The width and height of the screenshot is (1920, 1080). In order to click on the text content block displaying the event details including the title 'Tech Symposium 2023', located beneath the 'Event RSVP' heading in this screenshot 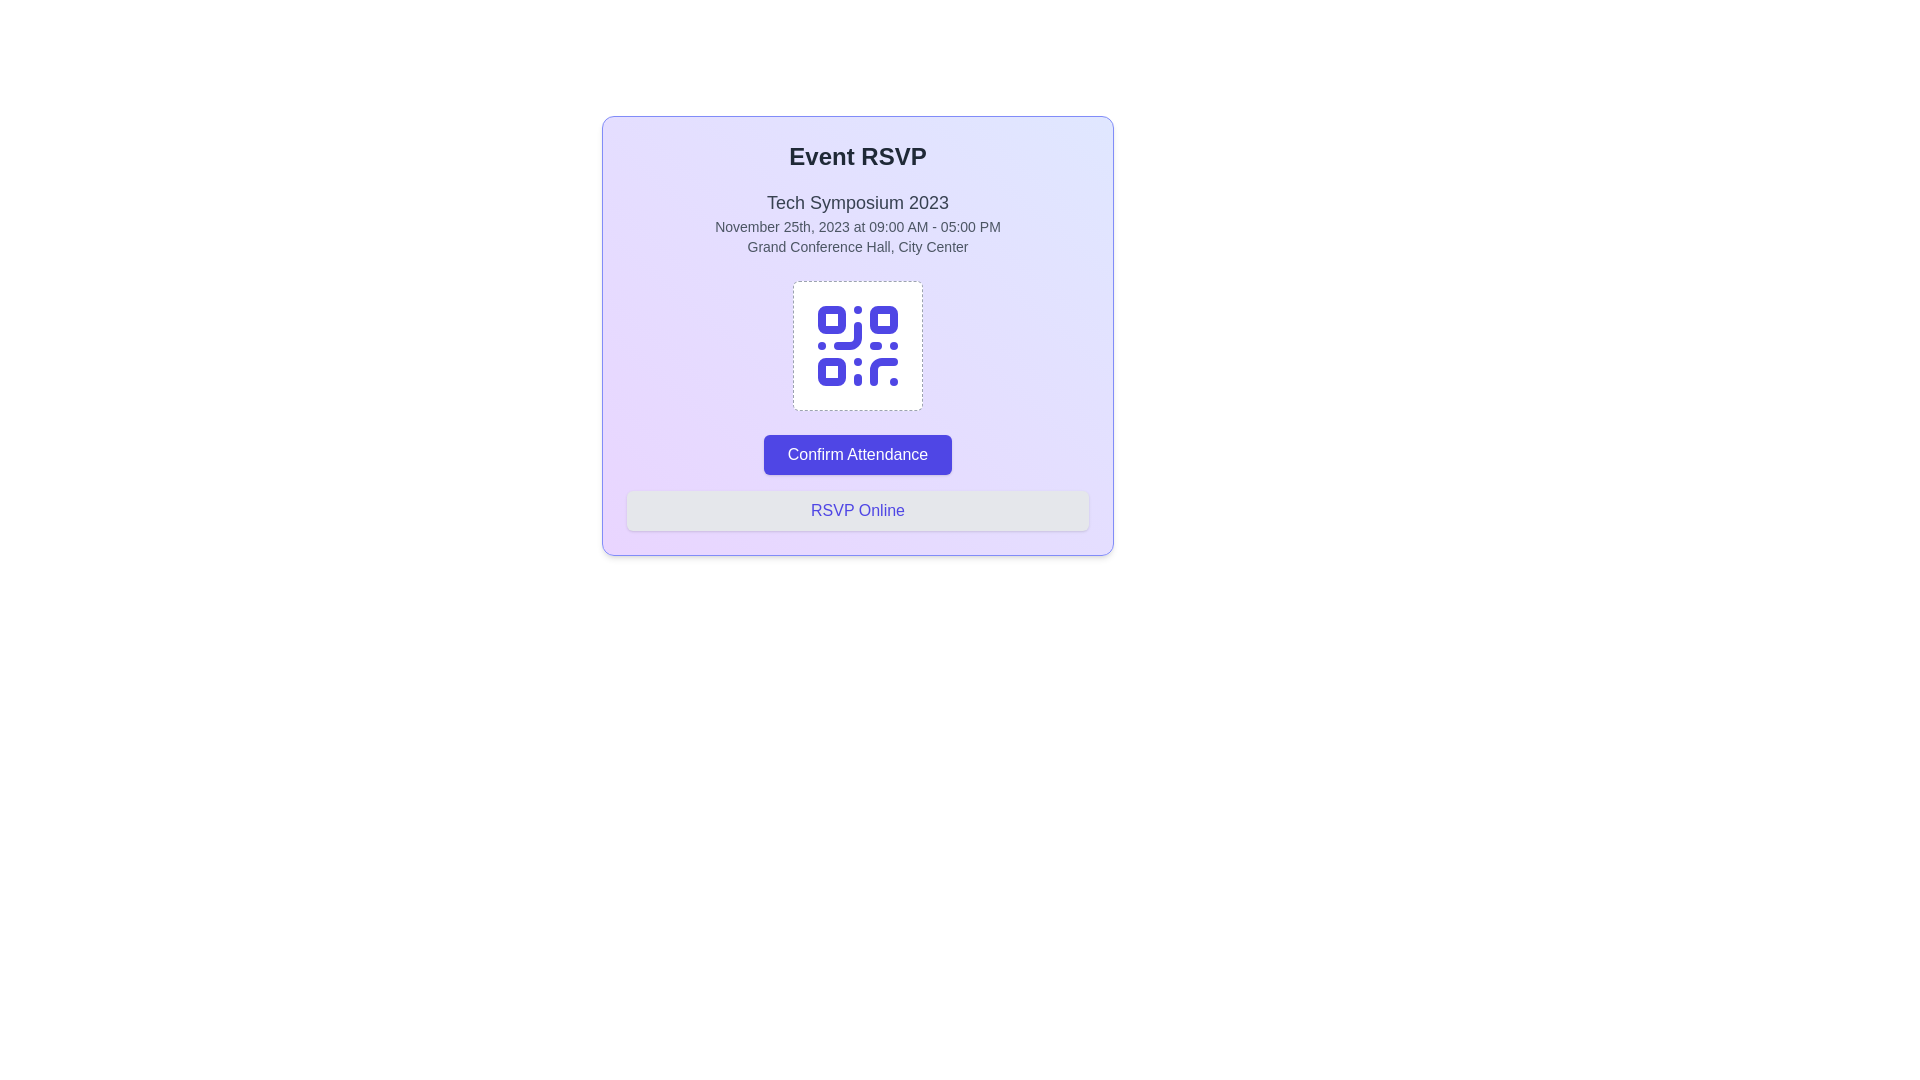, I will do `click(858, 223)`.